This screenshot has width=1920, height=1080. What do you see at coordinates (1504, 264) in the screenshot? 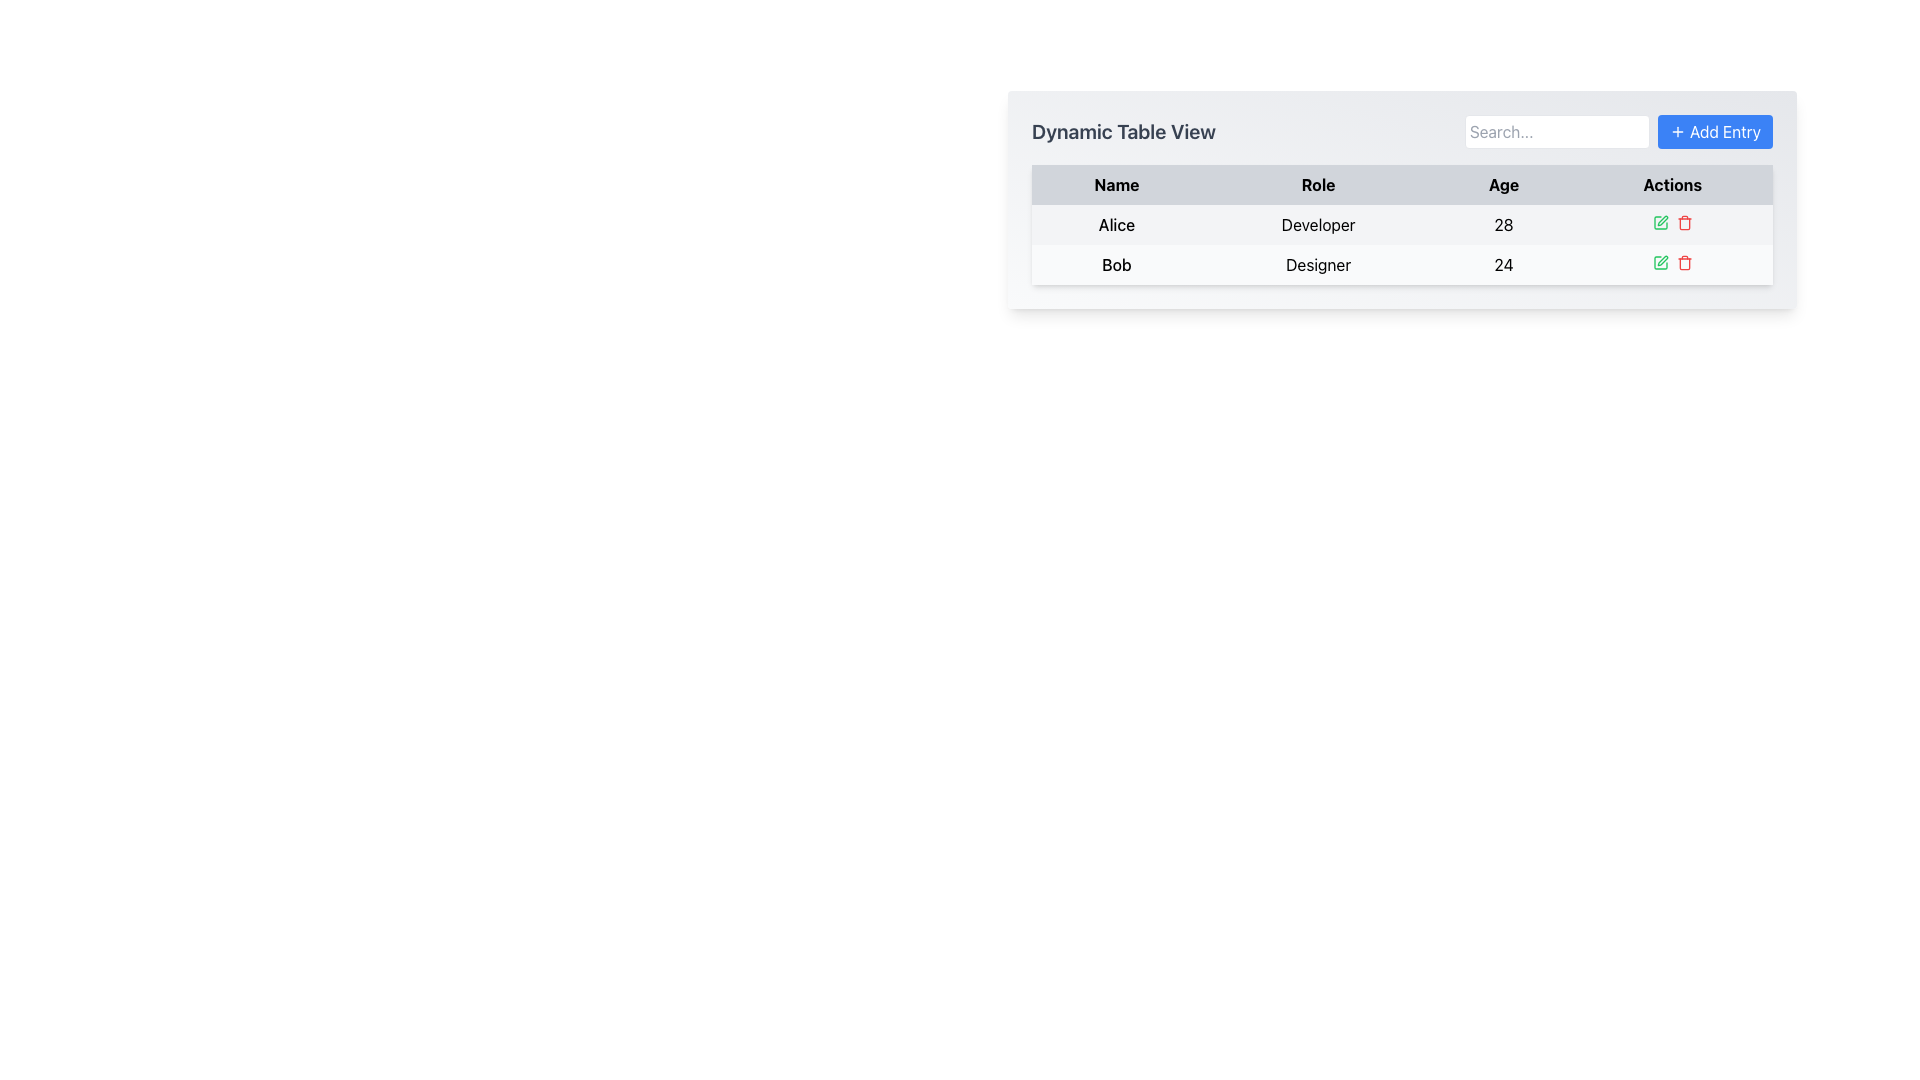
I see `the text displaying the number '24' in the second row of the table under the 'Age' column, which corresponds to the entry labeled 'Bob'` at bounding box center [1504, 264].